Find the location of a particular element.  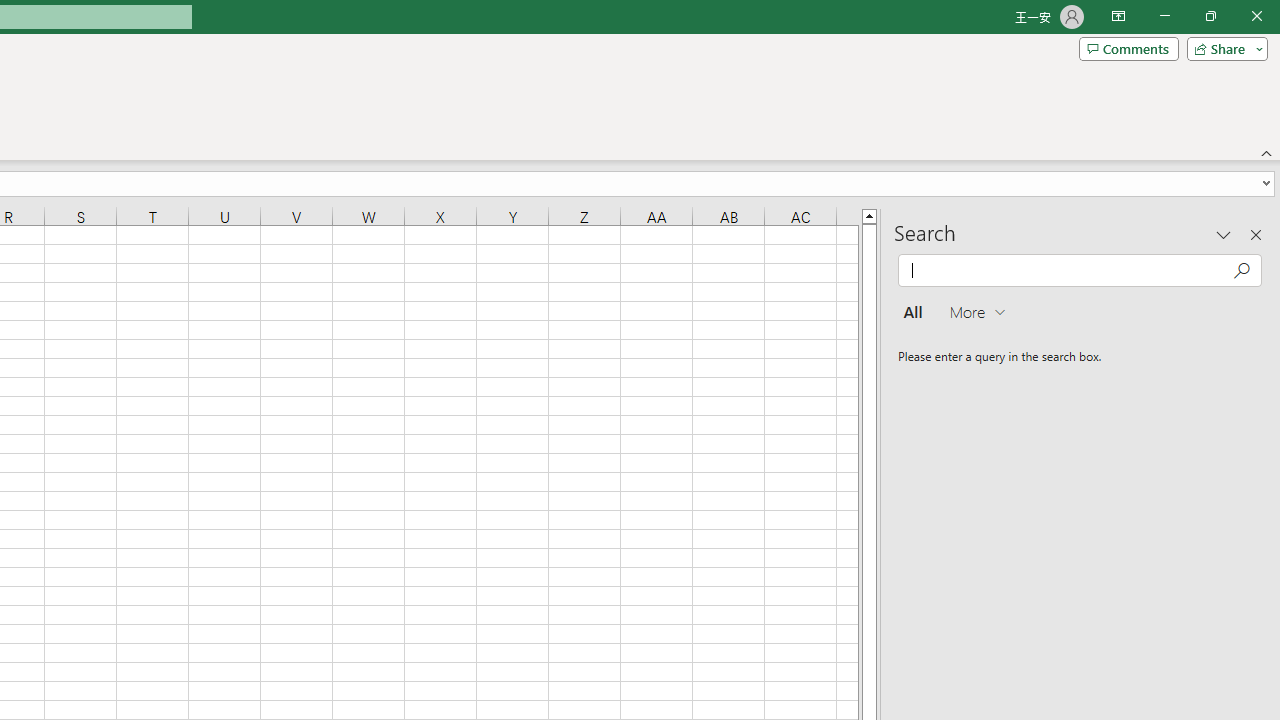

'Task Pane Options' is located at coordinates (1223, 234).